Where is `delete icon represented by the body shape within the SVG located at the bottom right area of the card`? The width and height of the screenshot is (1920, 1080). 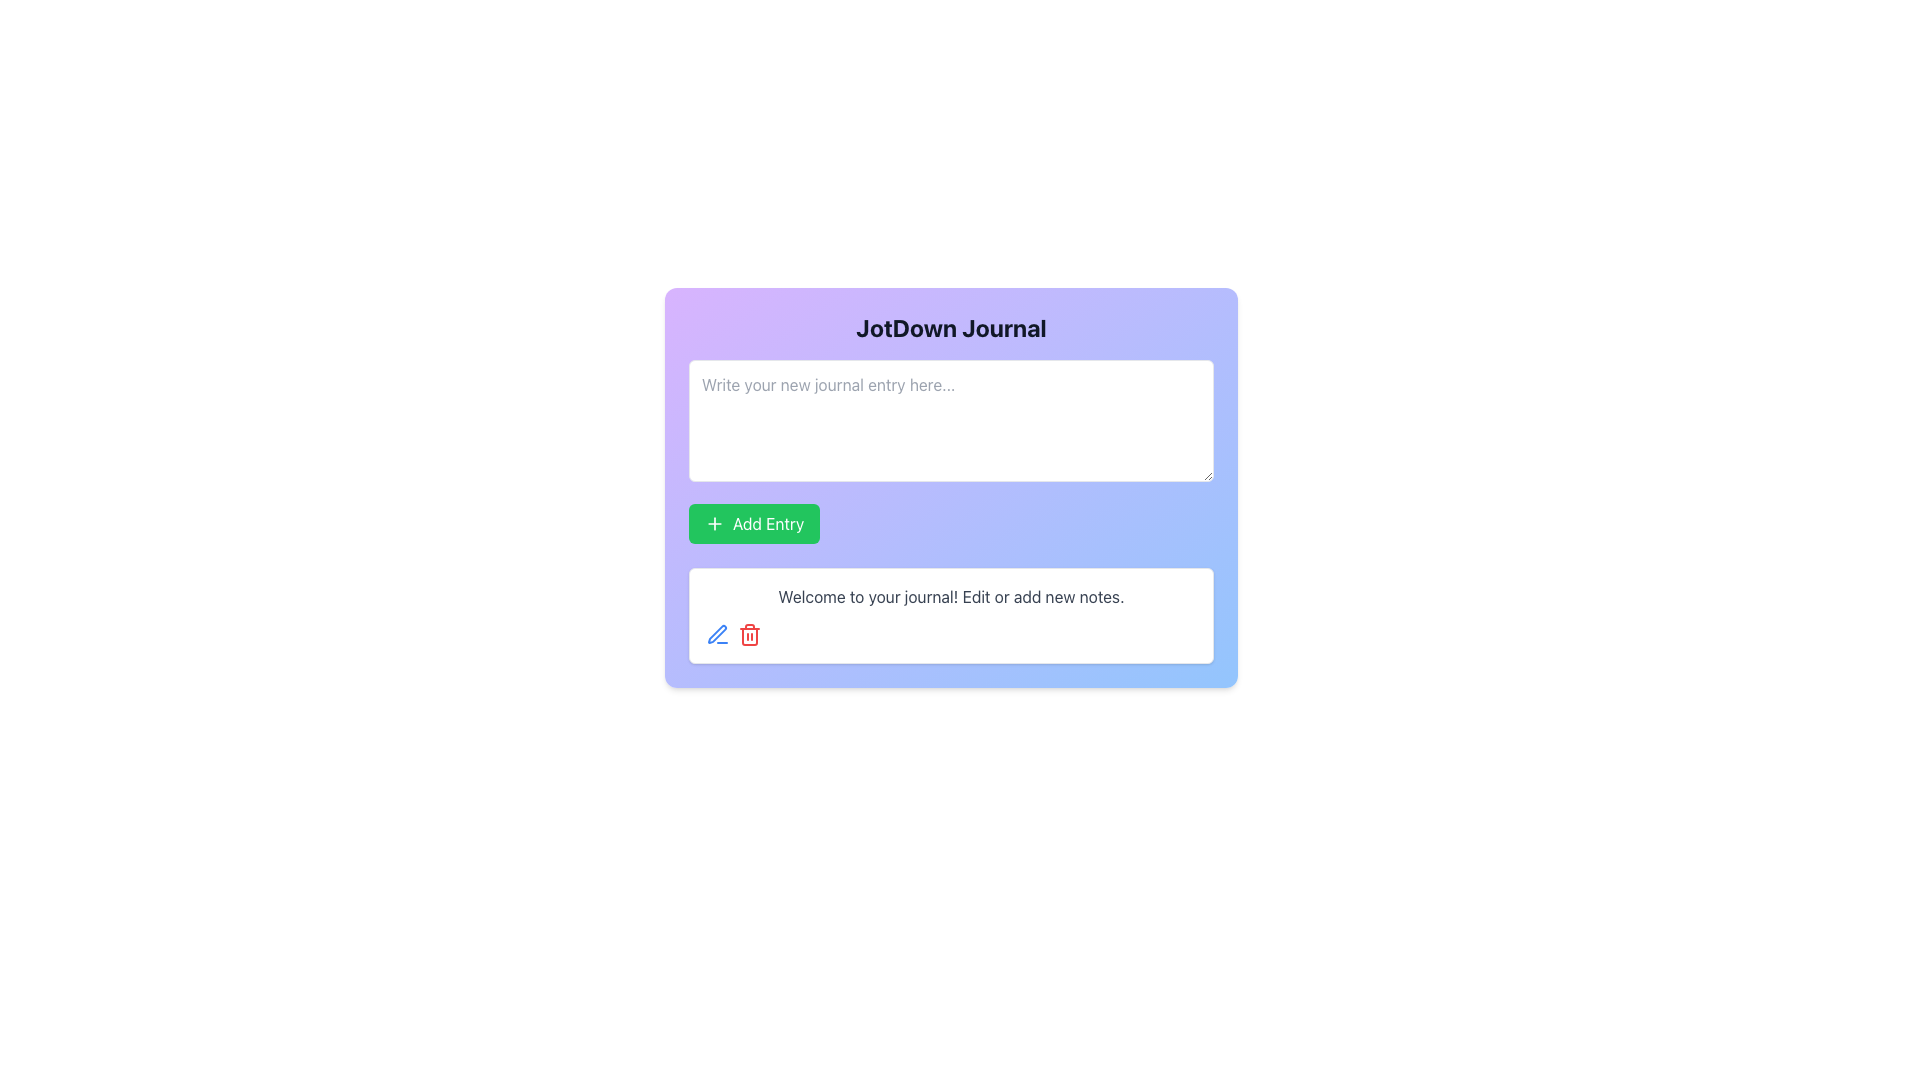 delete icon represented by the body shape within the SVG located at the bottom right area of the card is located at coordinates (748, 636).